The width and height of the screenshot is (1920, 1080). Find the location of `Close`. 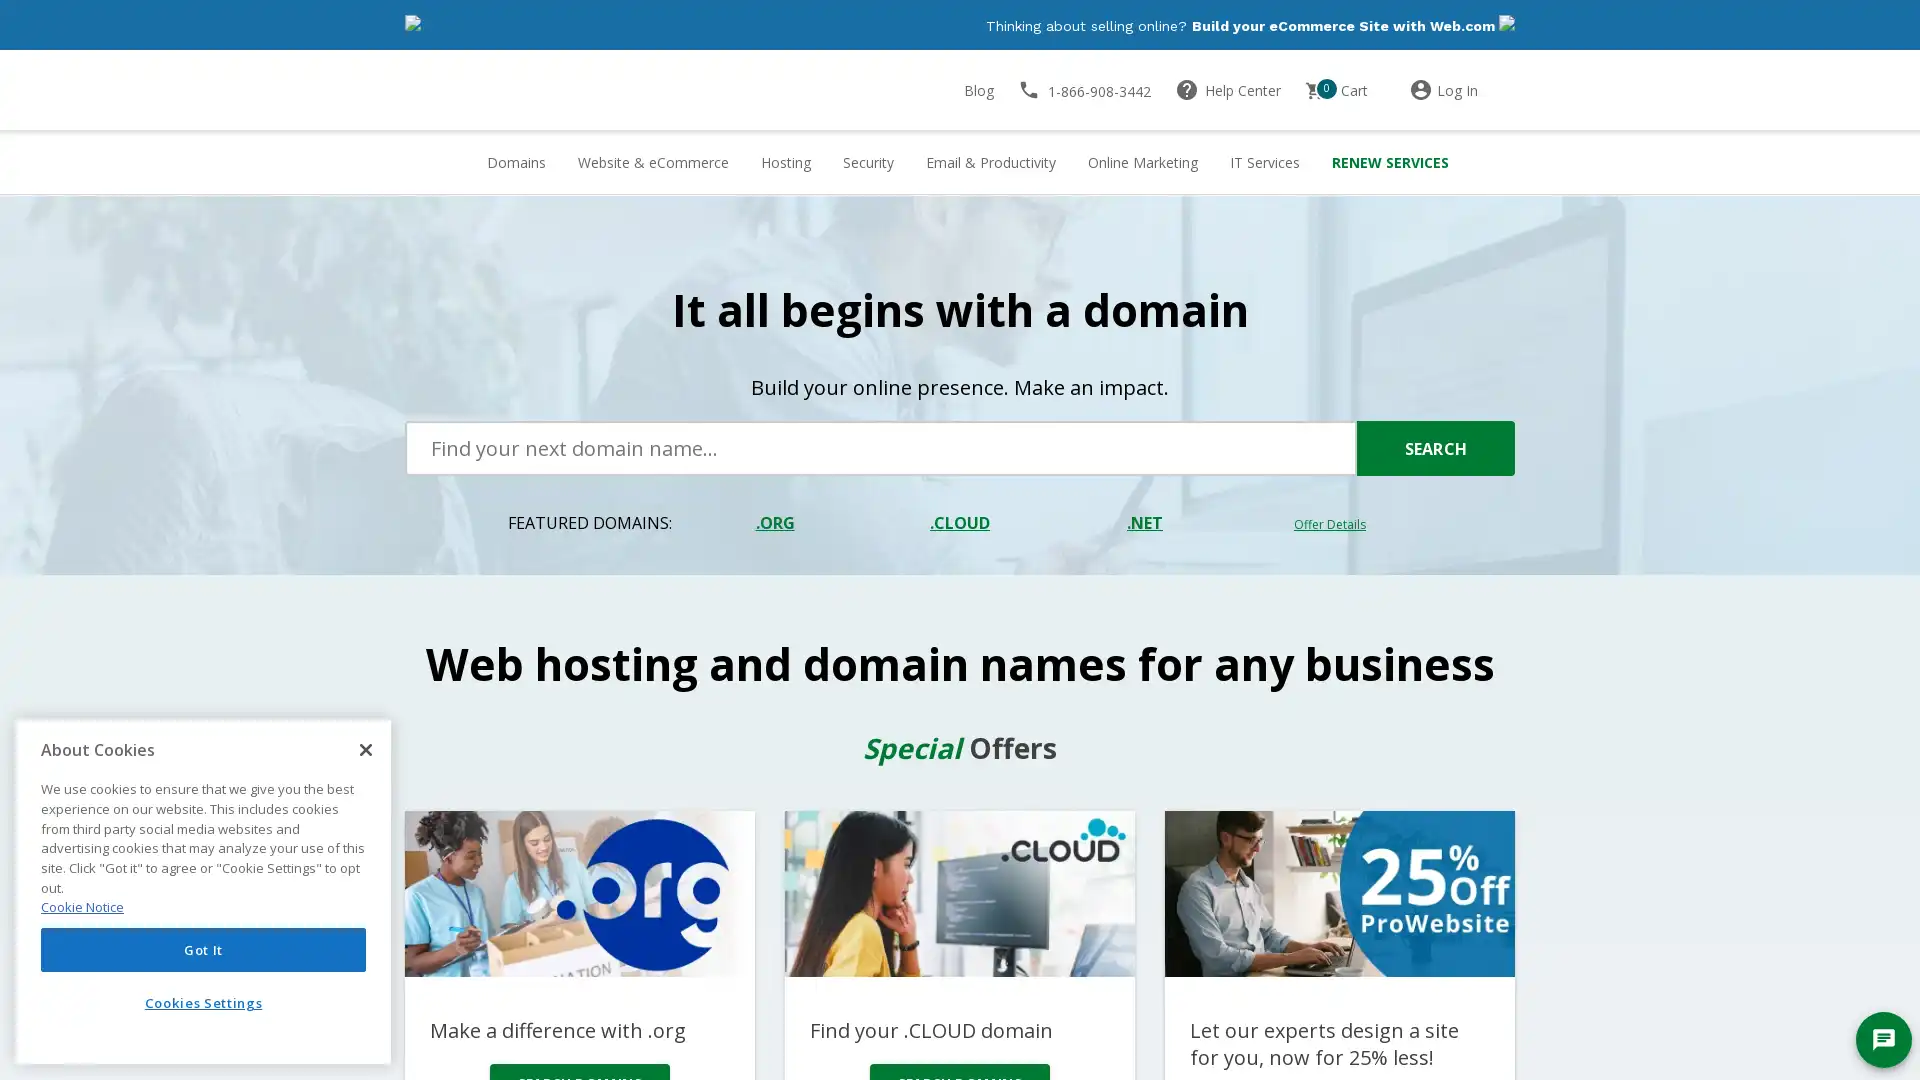

Close is located at coordinates (365, 749).